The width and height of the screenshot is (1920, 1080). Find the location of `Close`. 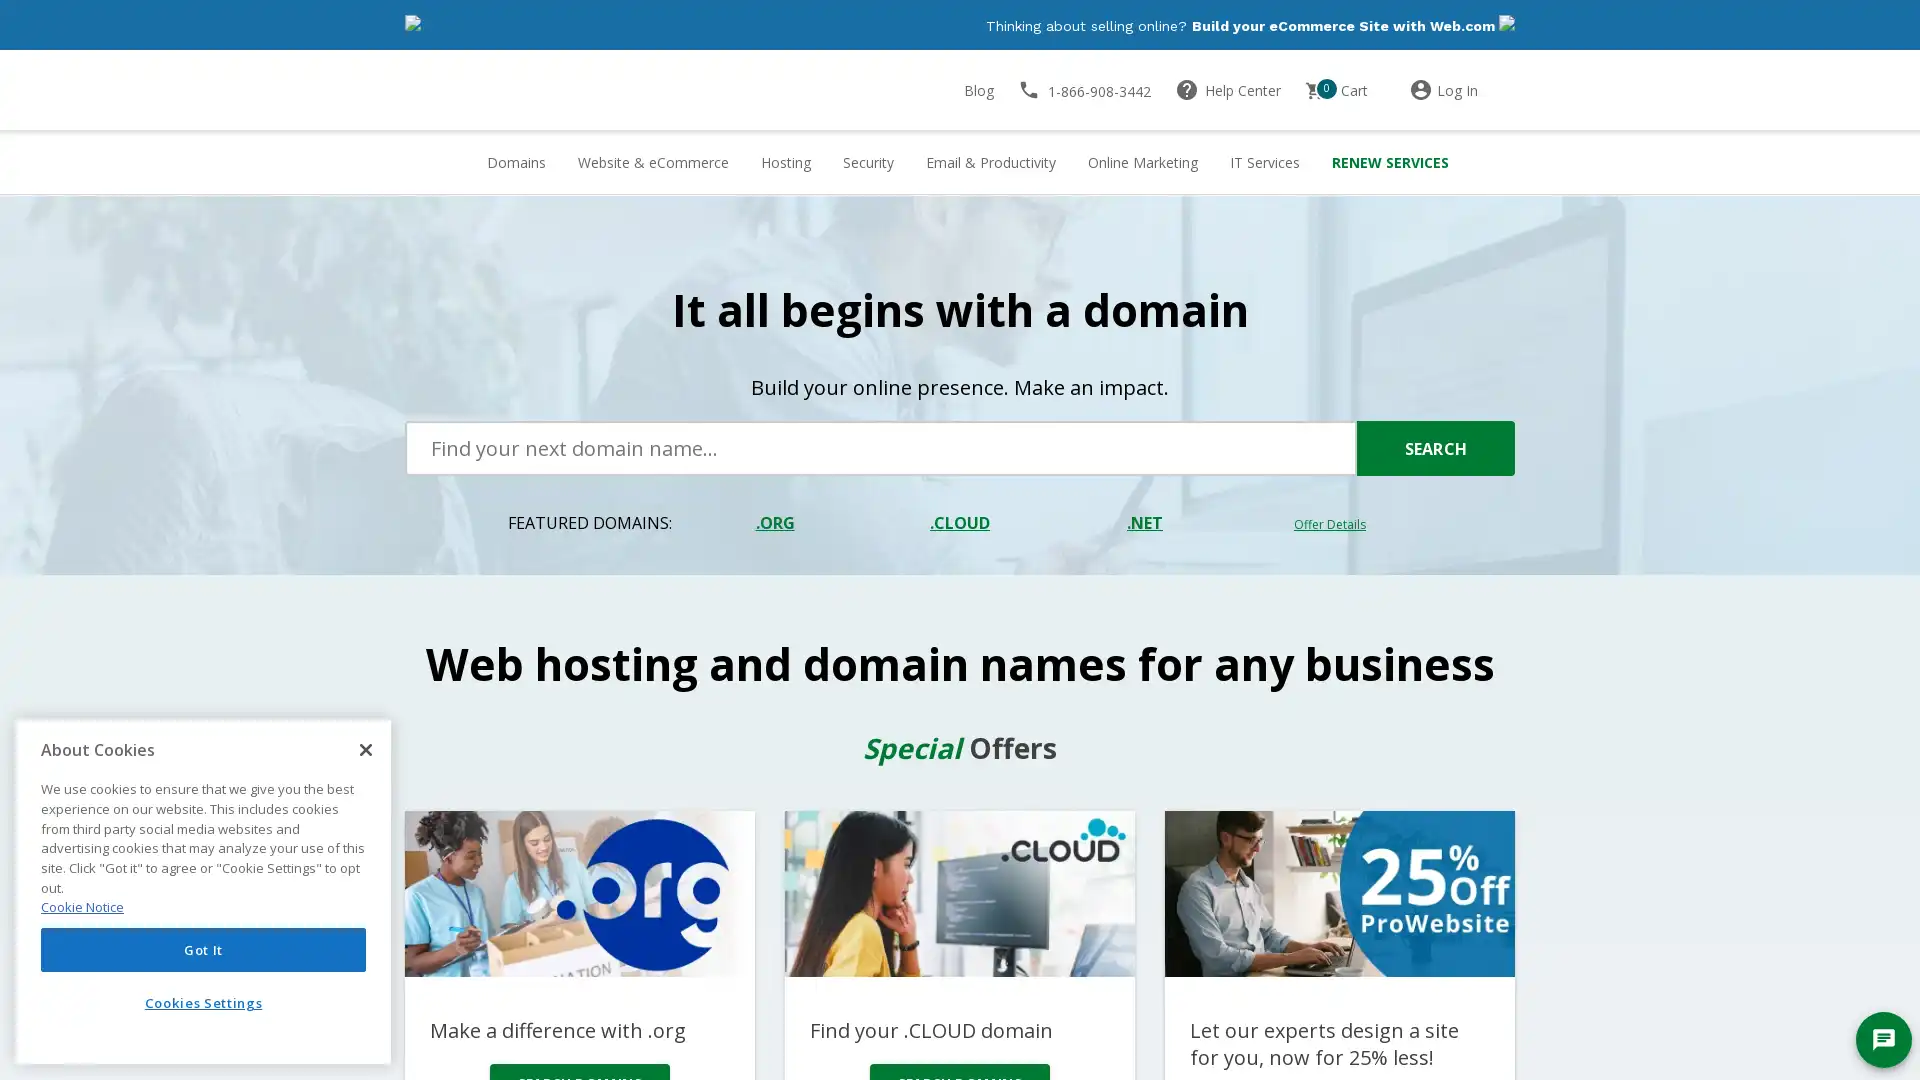

Close is located at coordinates (365, 749).